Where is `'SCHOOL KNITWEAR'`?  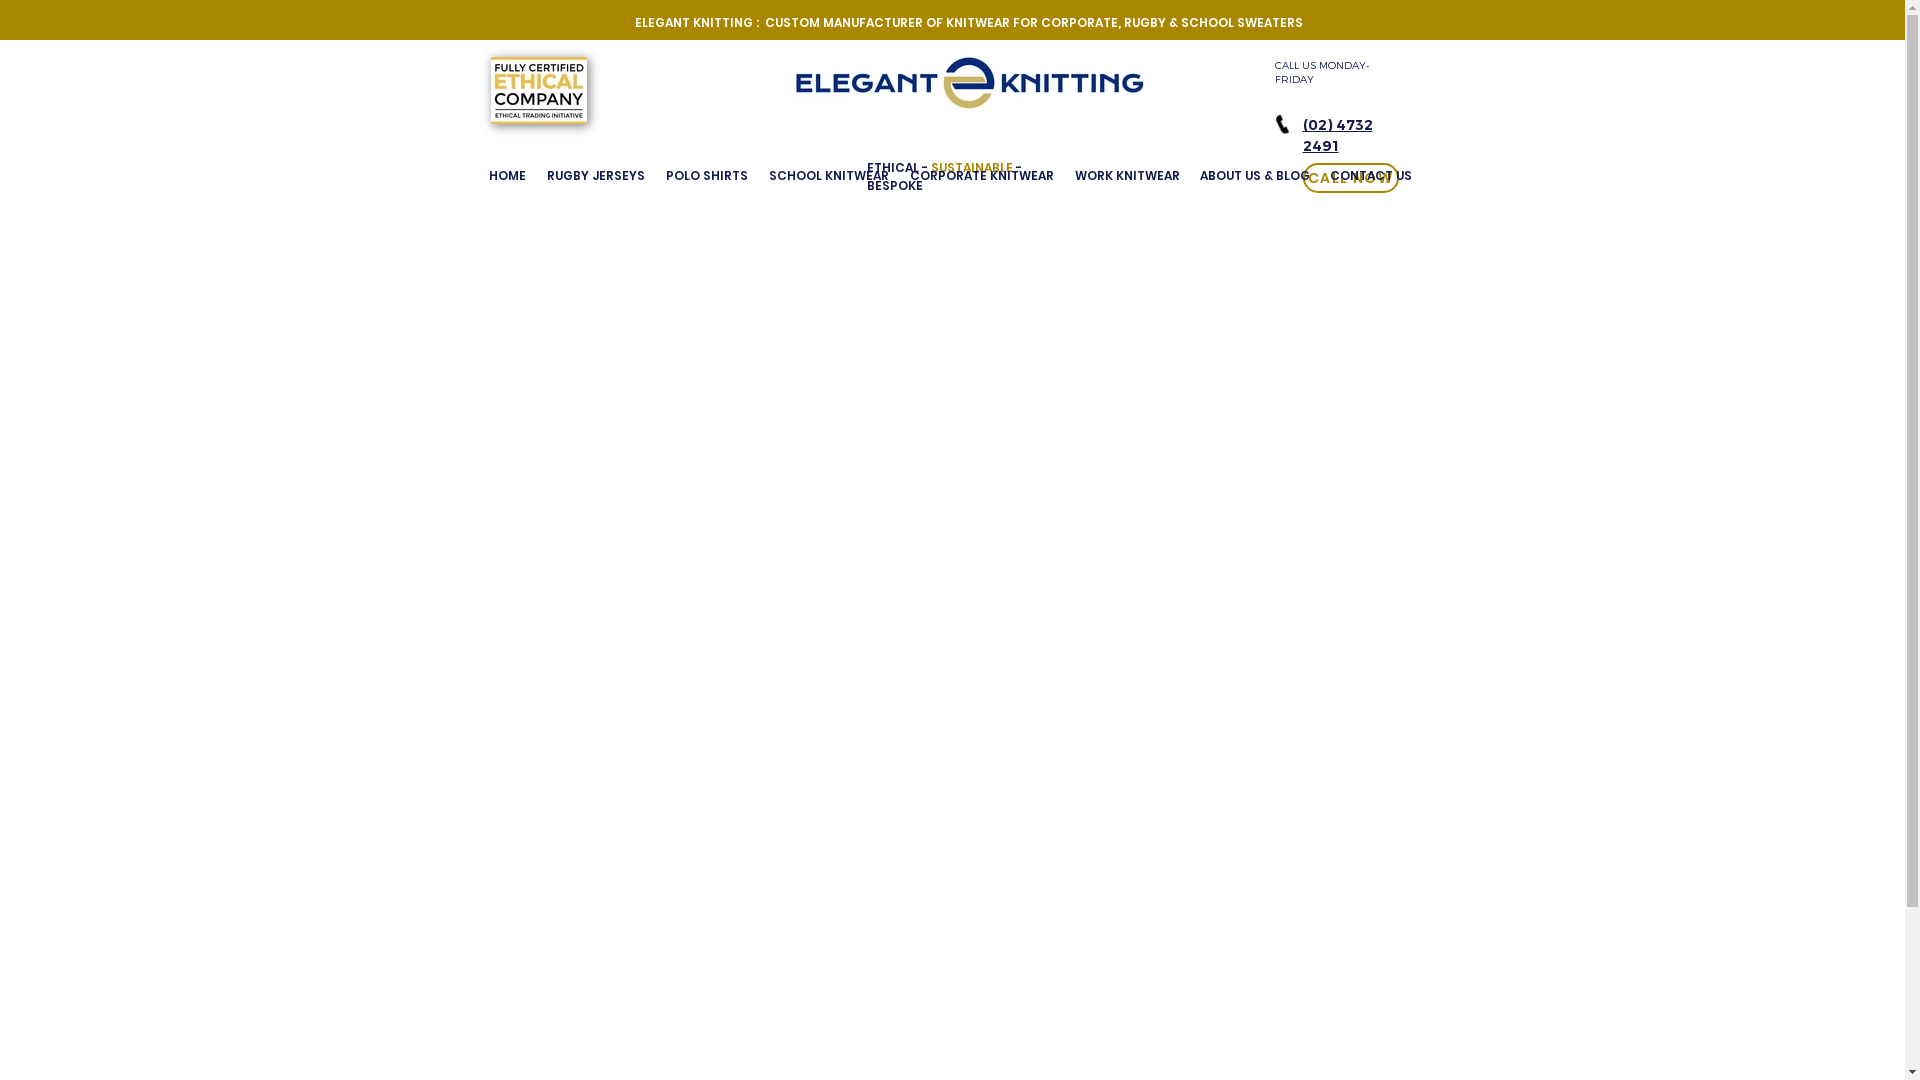
'SCHOOL KNITWEAR' is located at coordinates (757, 175).